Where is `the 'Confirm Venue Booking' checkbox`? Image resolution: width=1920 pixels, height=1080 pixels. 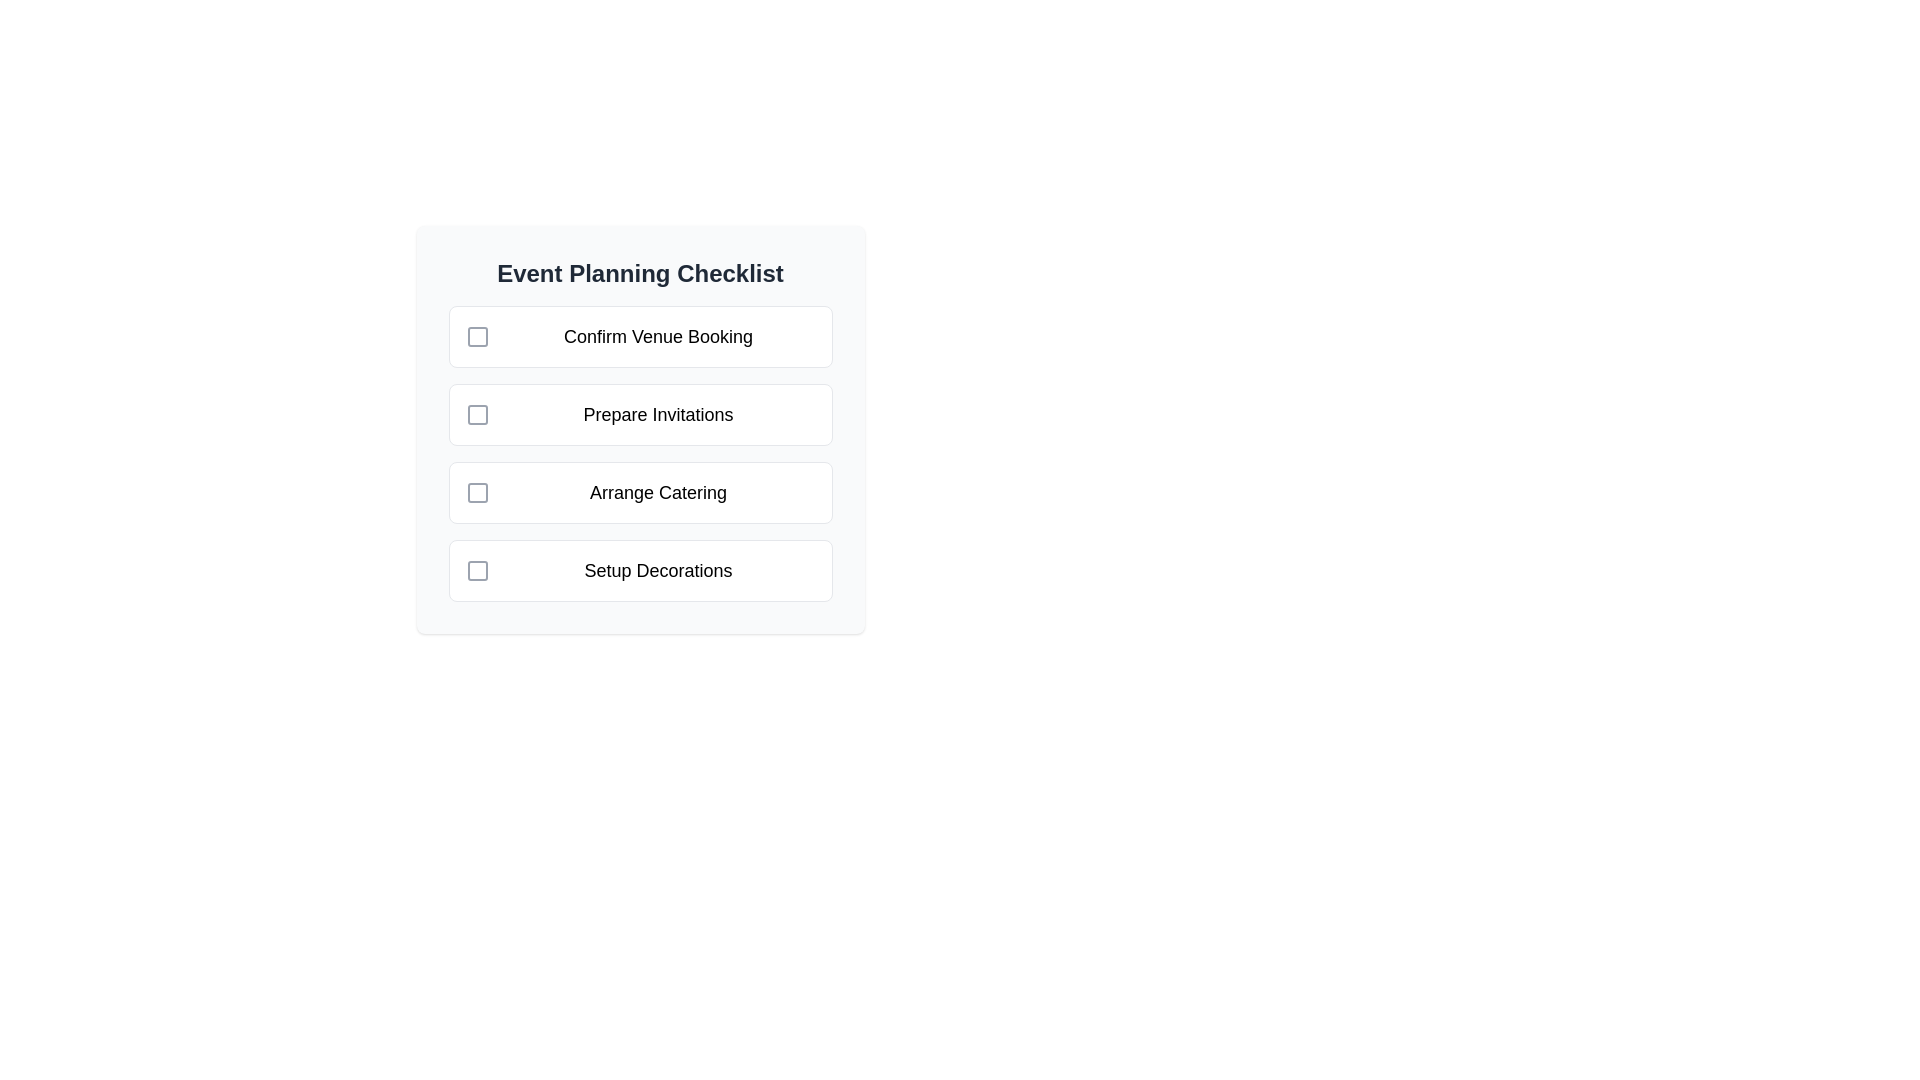
the 'Confirm Venue Booking' checkbox is located at coordinates (640, 335).